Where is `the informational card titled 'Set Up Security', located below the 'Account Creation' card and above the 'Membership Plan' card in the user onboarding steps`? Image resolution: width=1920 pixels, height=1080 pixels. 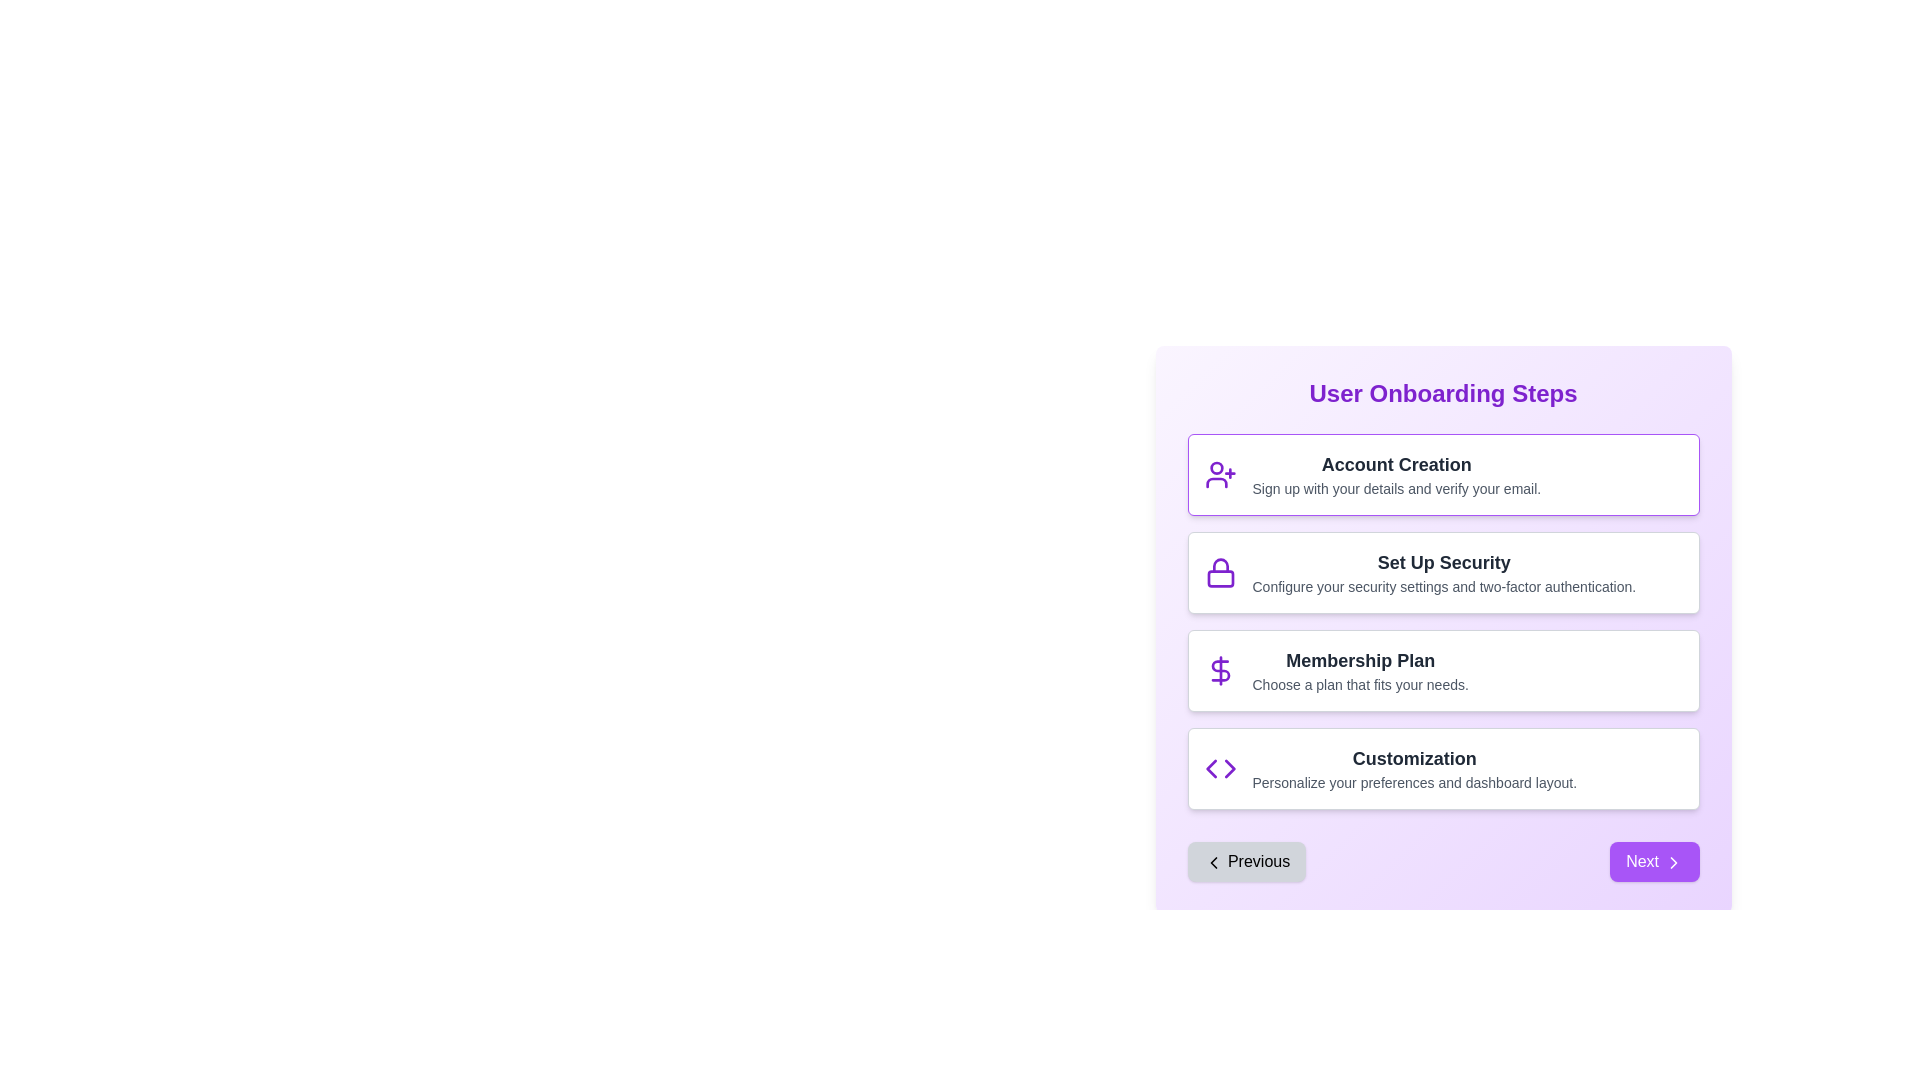
the informational card titled 'Set Up Security', located below the 'Account Creation' card and above the 'Membership Plan' card in the user onboarding steps is located at coordinates (1444, 573).